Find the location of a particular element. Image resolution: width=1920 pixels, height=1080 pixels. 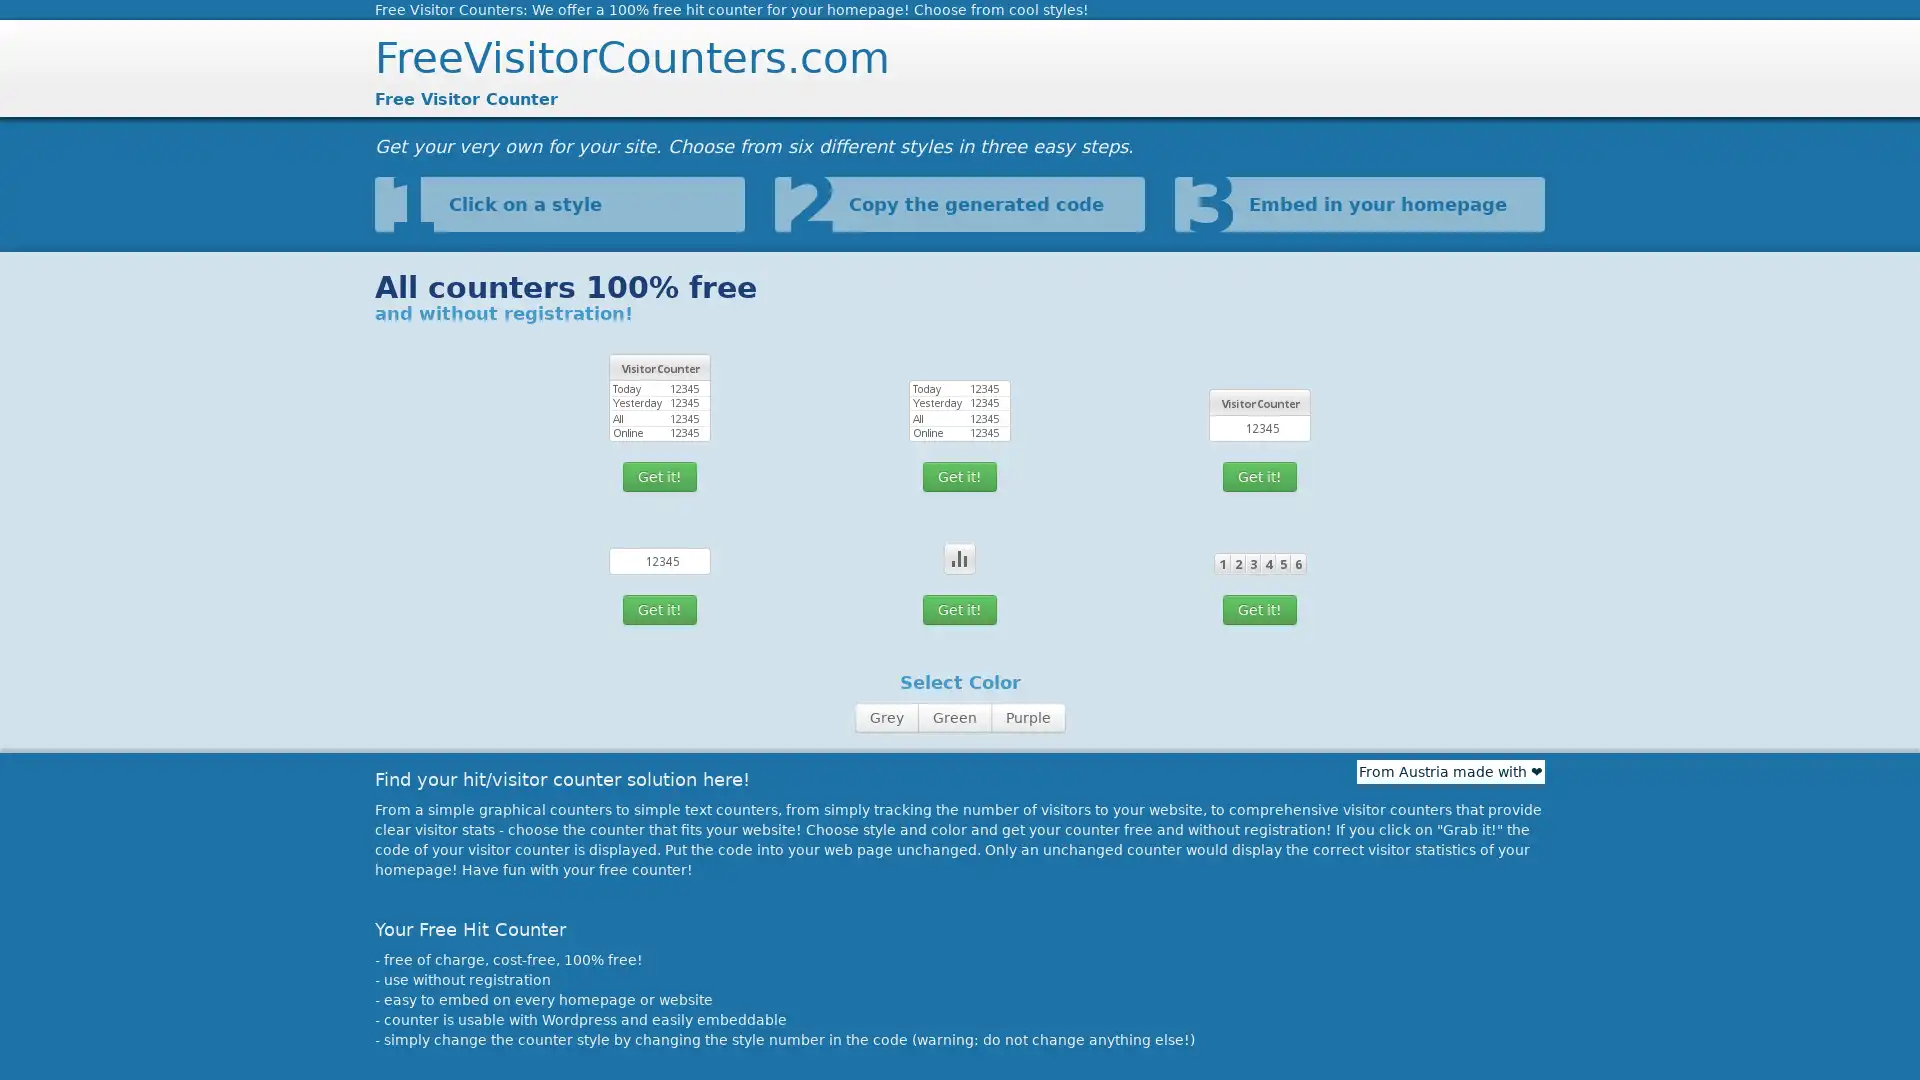

Purple is located at coordinates (1027, 716).